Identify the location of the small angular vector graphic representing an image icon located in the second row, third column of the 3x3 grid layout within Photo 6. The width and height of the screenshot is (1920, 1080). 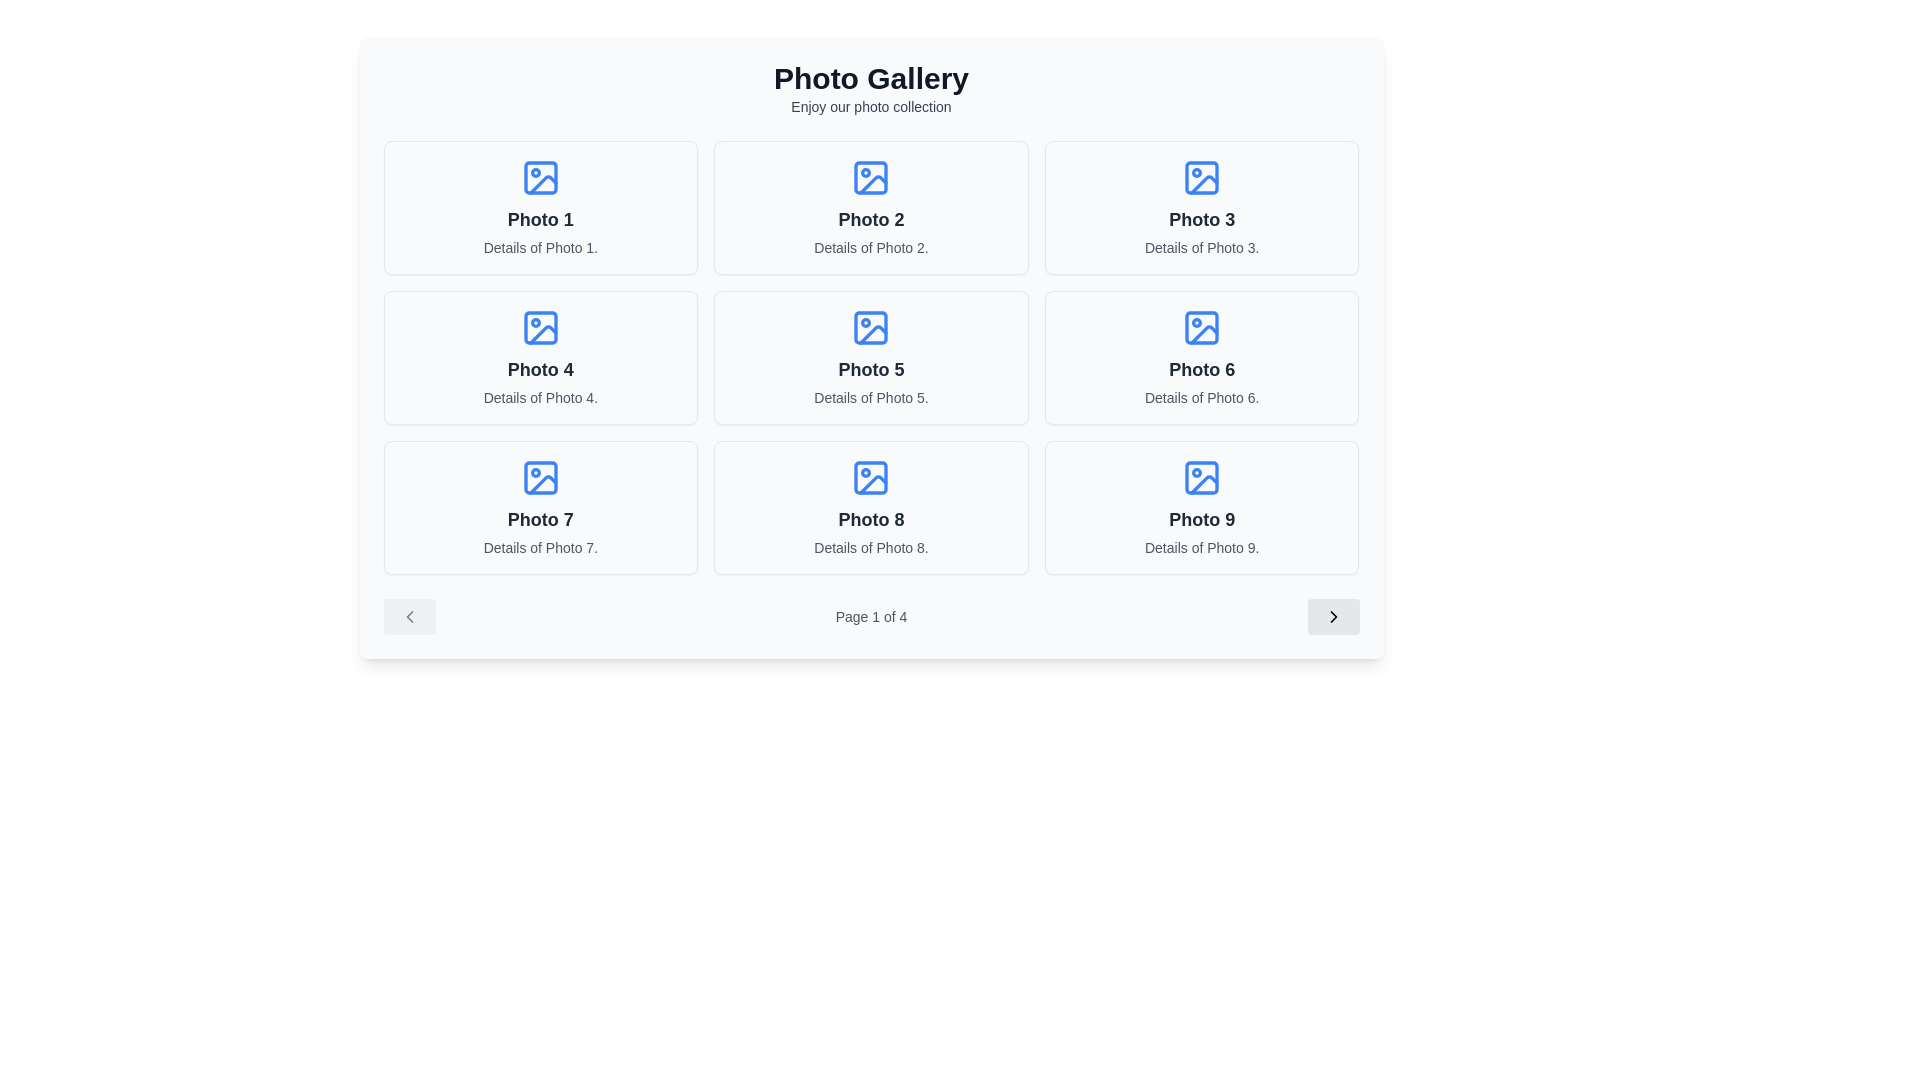
(1203, 333).